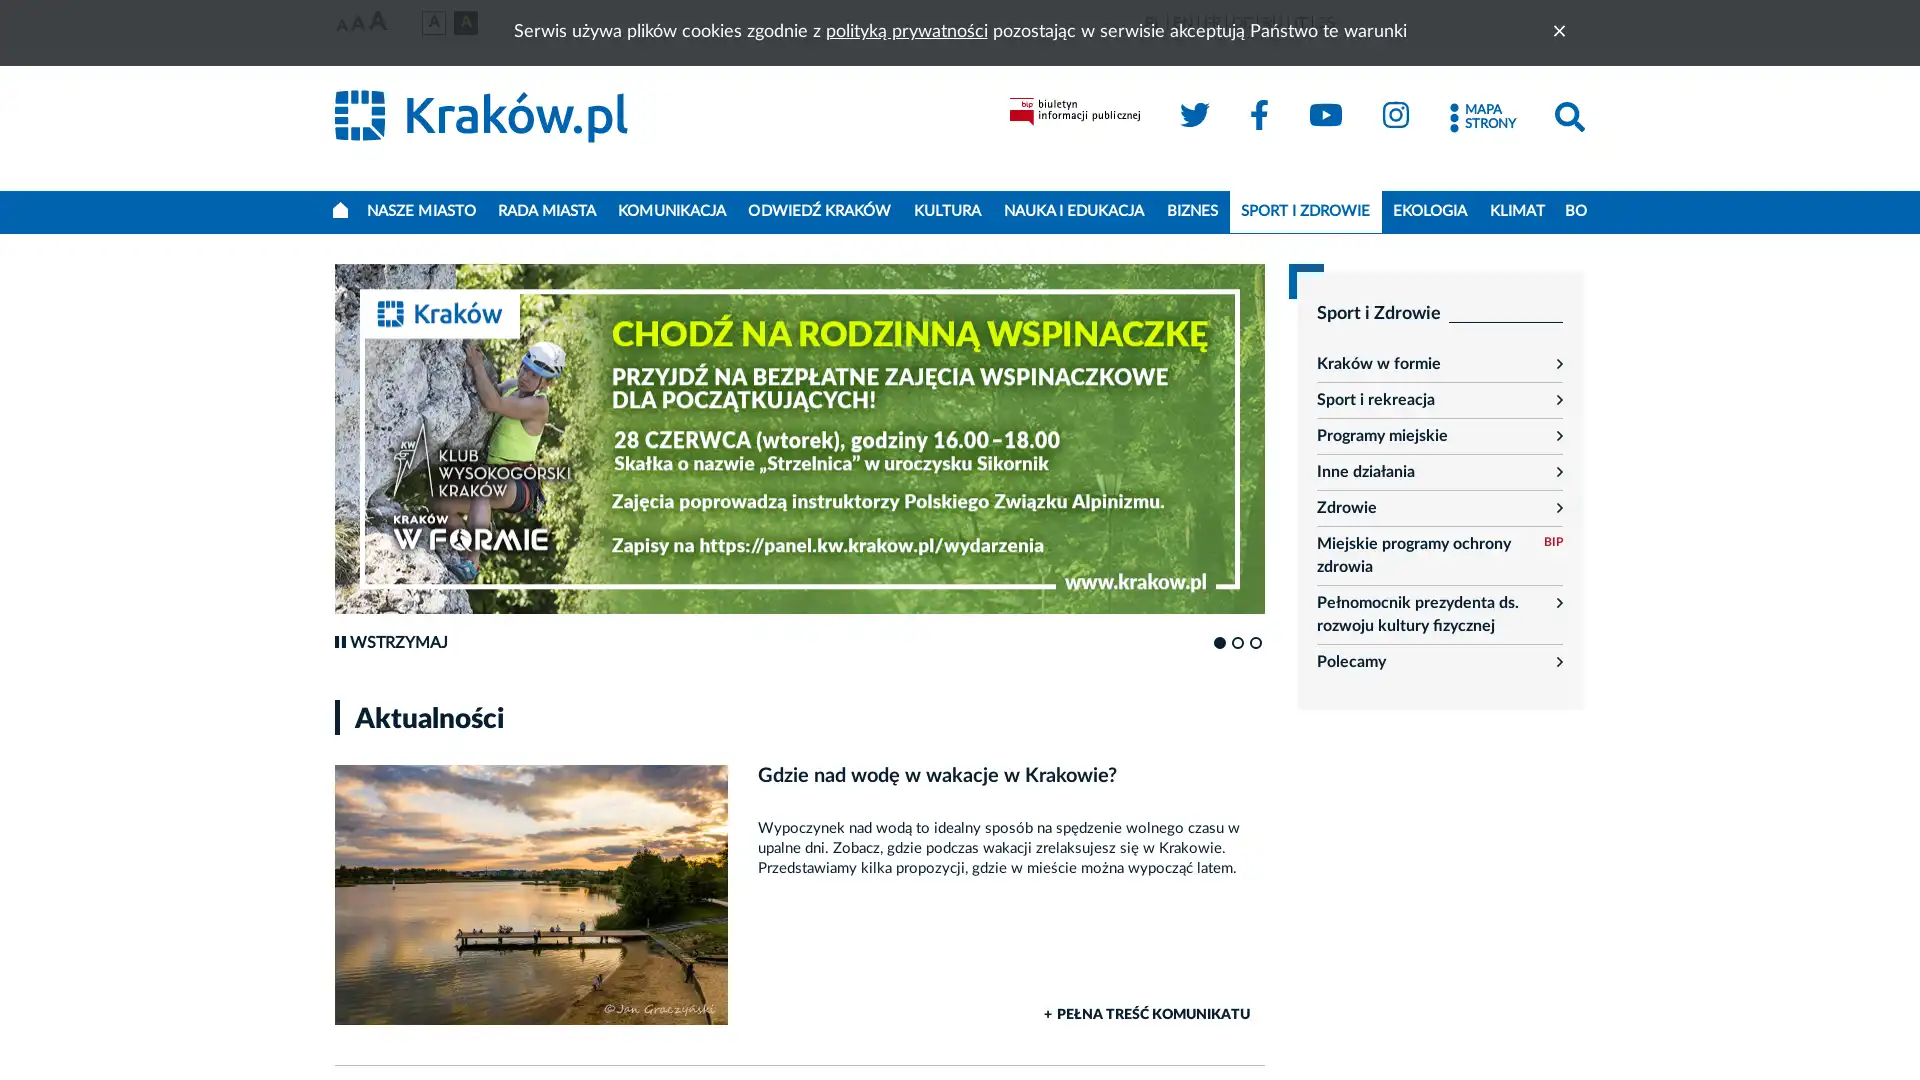 Image resolution: width=1920 pixels, height=1080 pixels. I want to click on Go to slide 2, so click(1237, 643).